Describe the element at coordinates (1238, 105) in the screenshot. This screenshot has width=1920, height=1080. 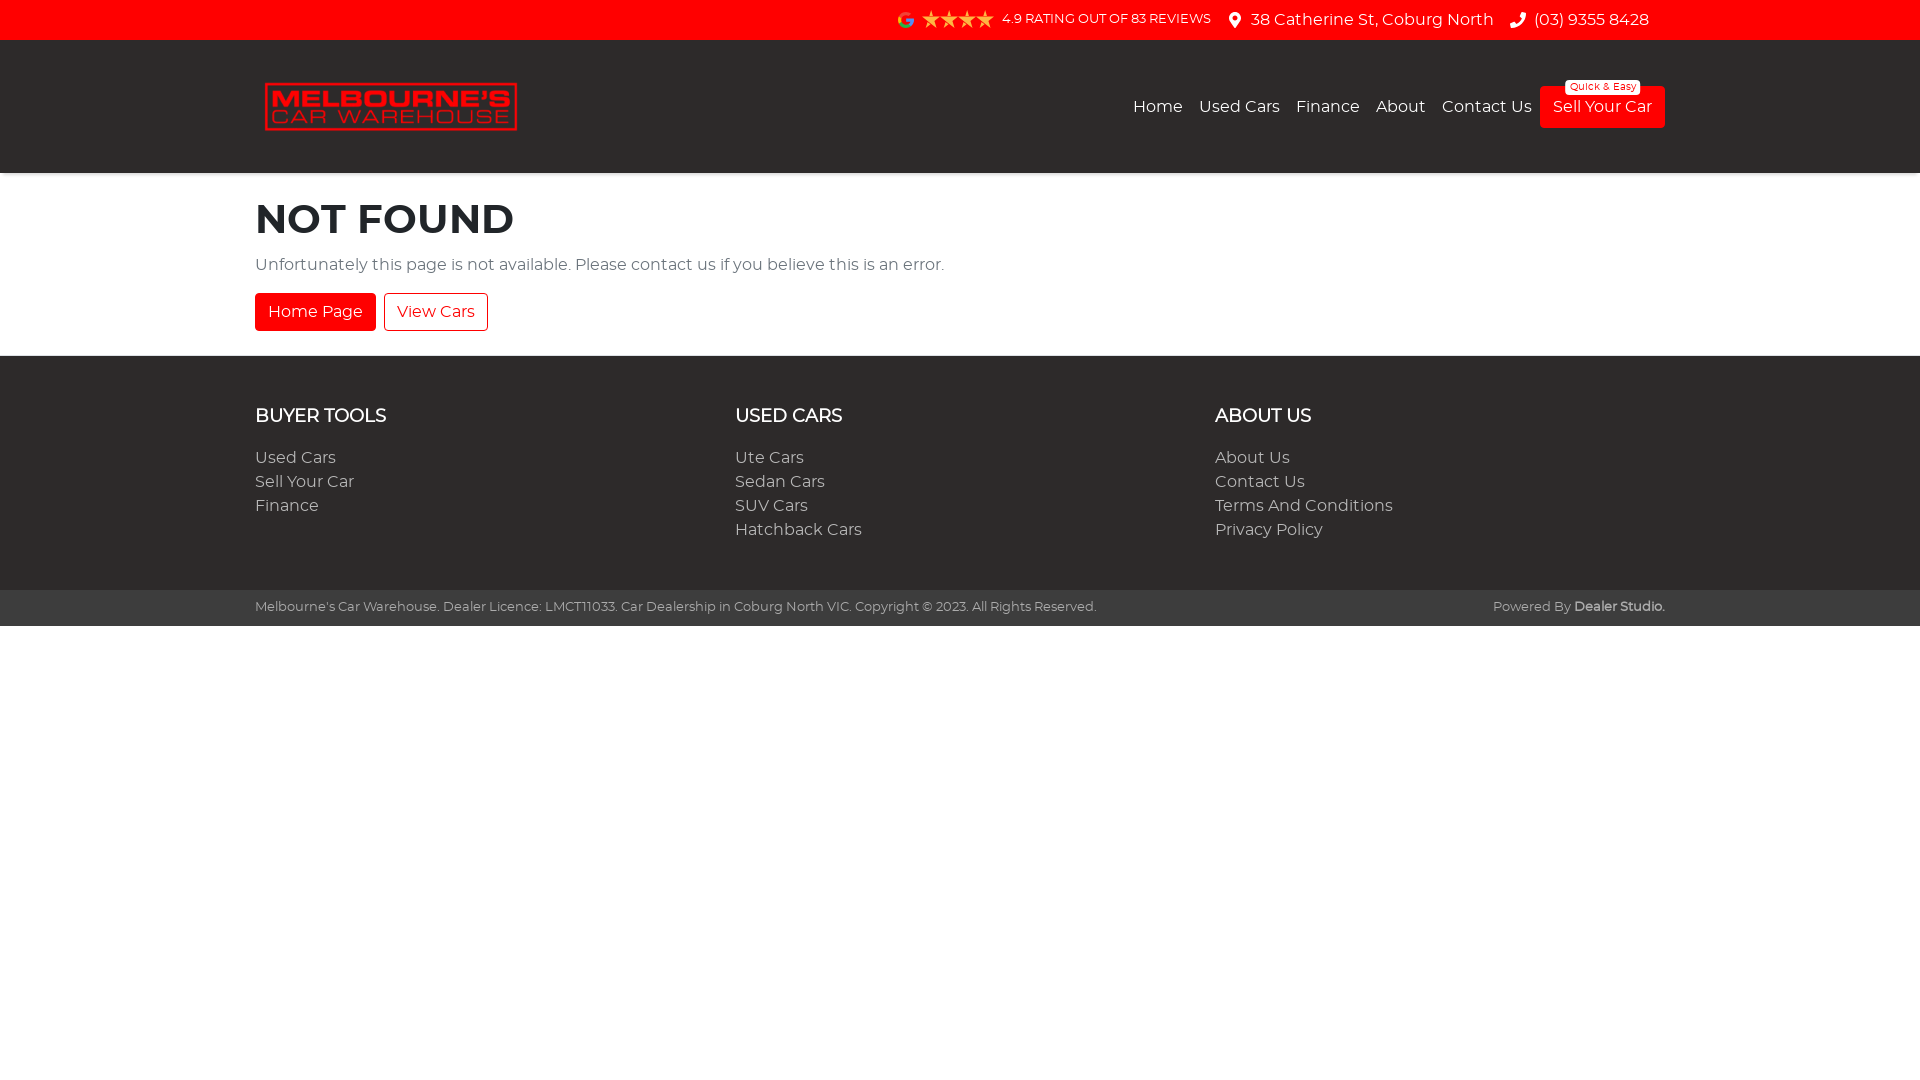
I see `'Used Cars'` at that location.